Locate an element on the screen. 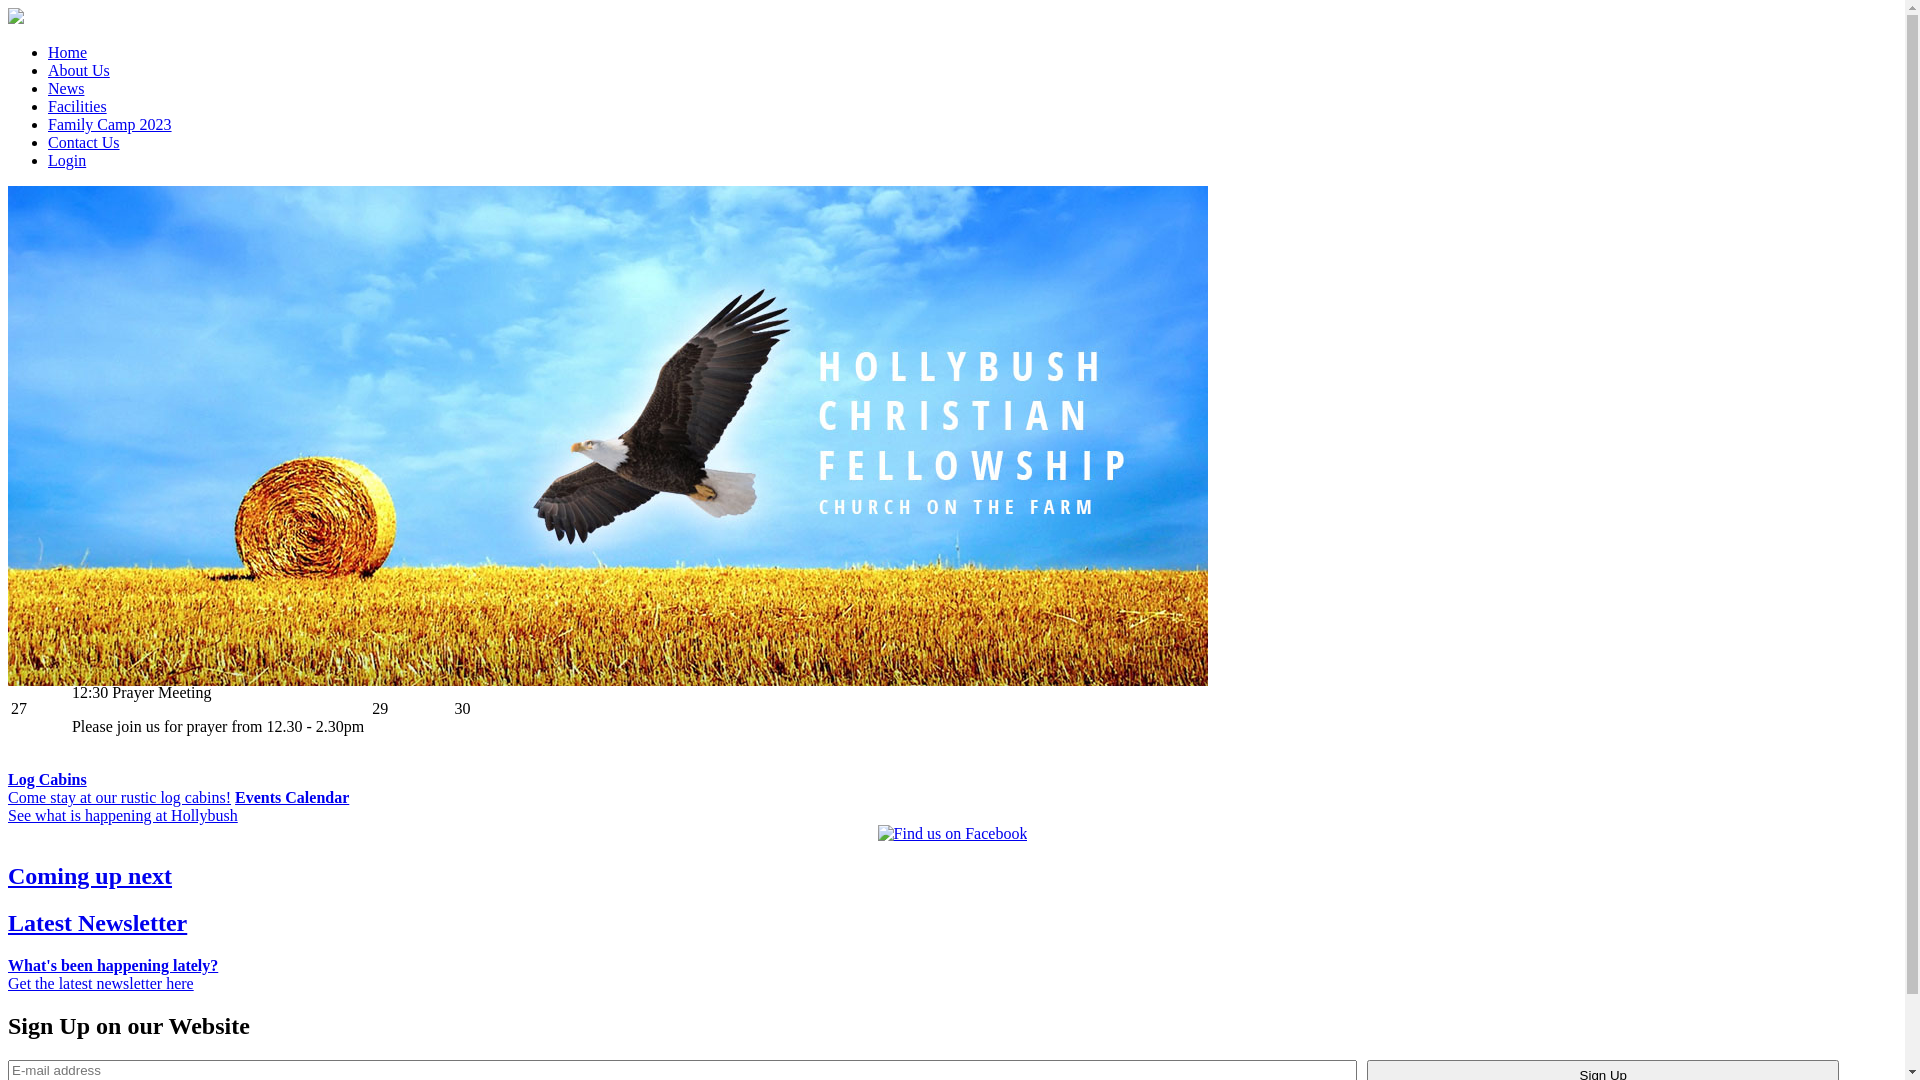  'Coming up next' is located at coordinates (8, 875).